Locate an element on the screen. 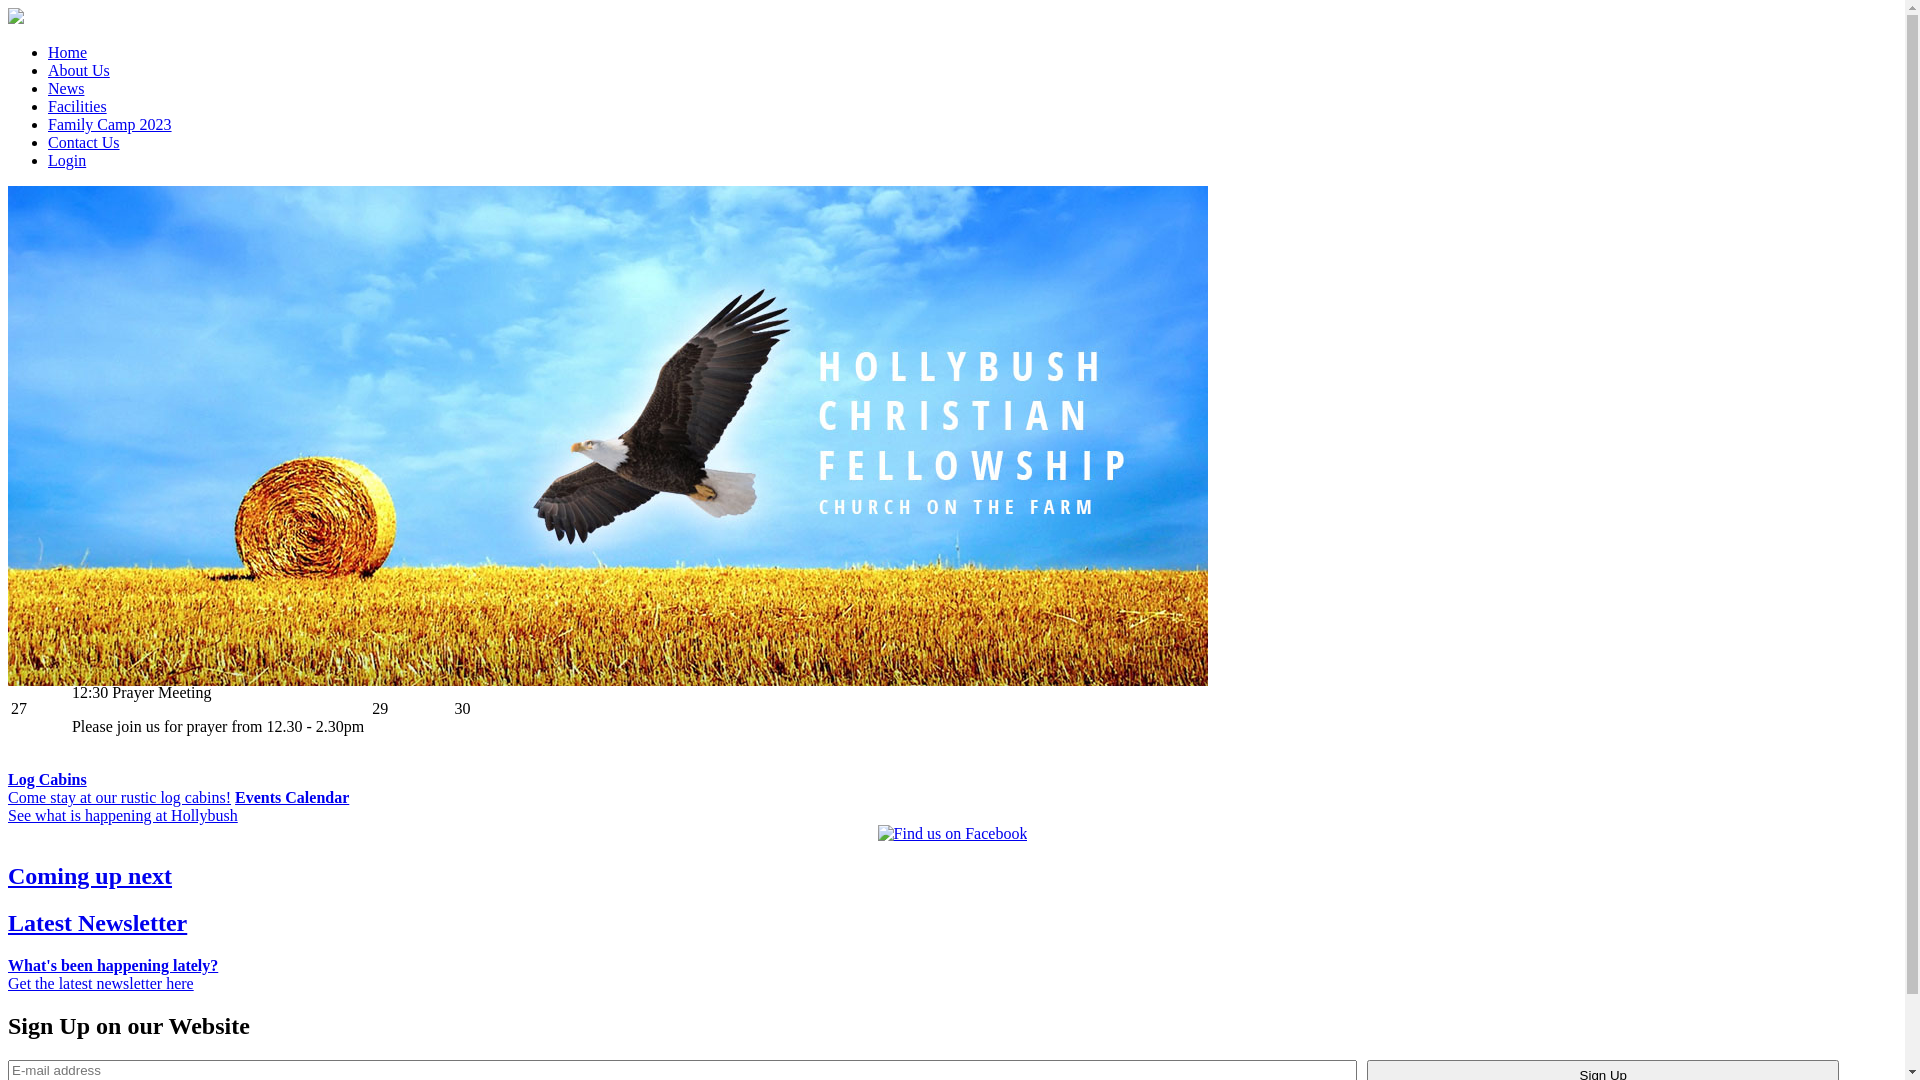  'Coming up next' is located at coordinates (8, 875).